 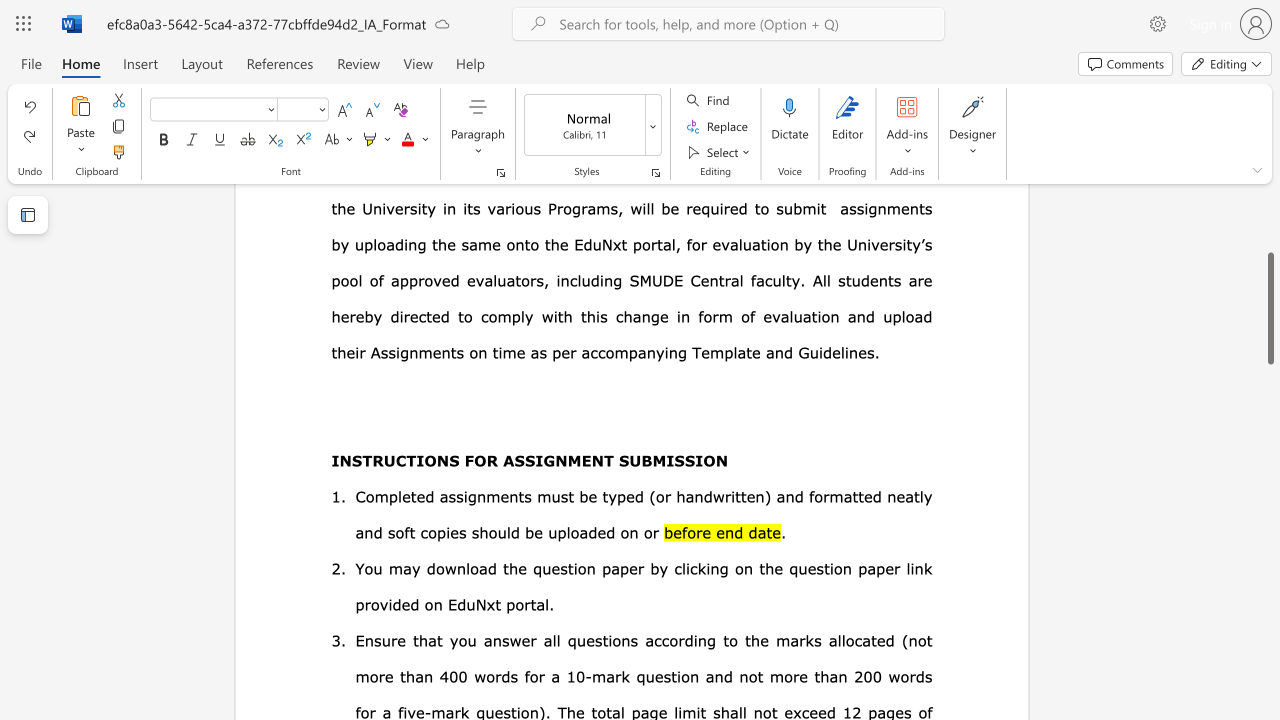 I want to click on the scrollbar and move down 570 pixels, so click(x=1269, y=308).